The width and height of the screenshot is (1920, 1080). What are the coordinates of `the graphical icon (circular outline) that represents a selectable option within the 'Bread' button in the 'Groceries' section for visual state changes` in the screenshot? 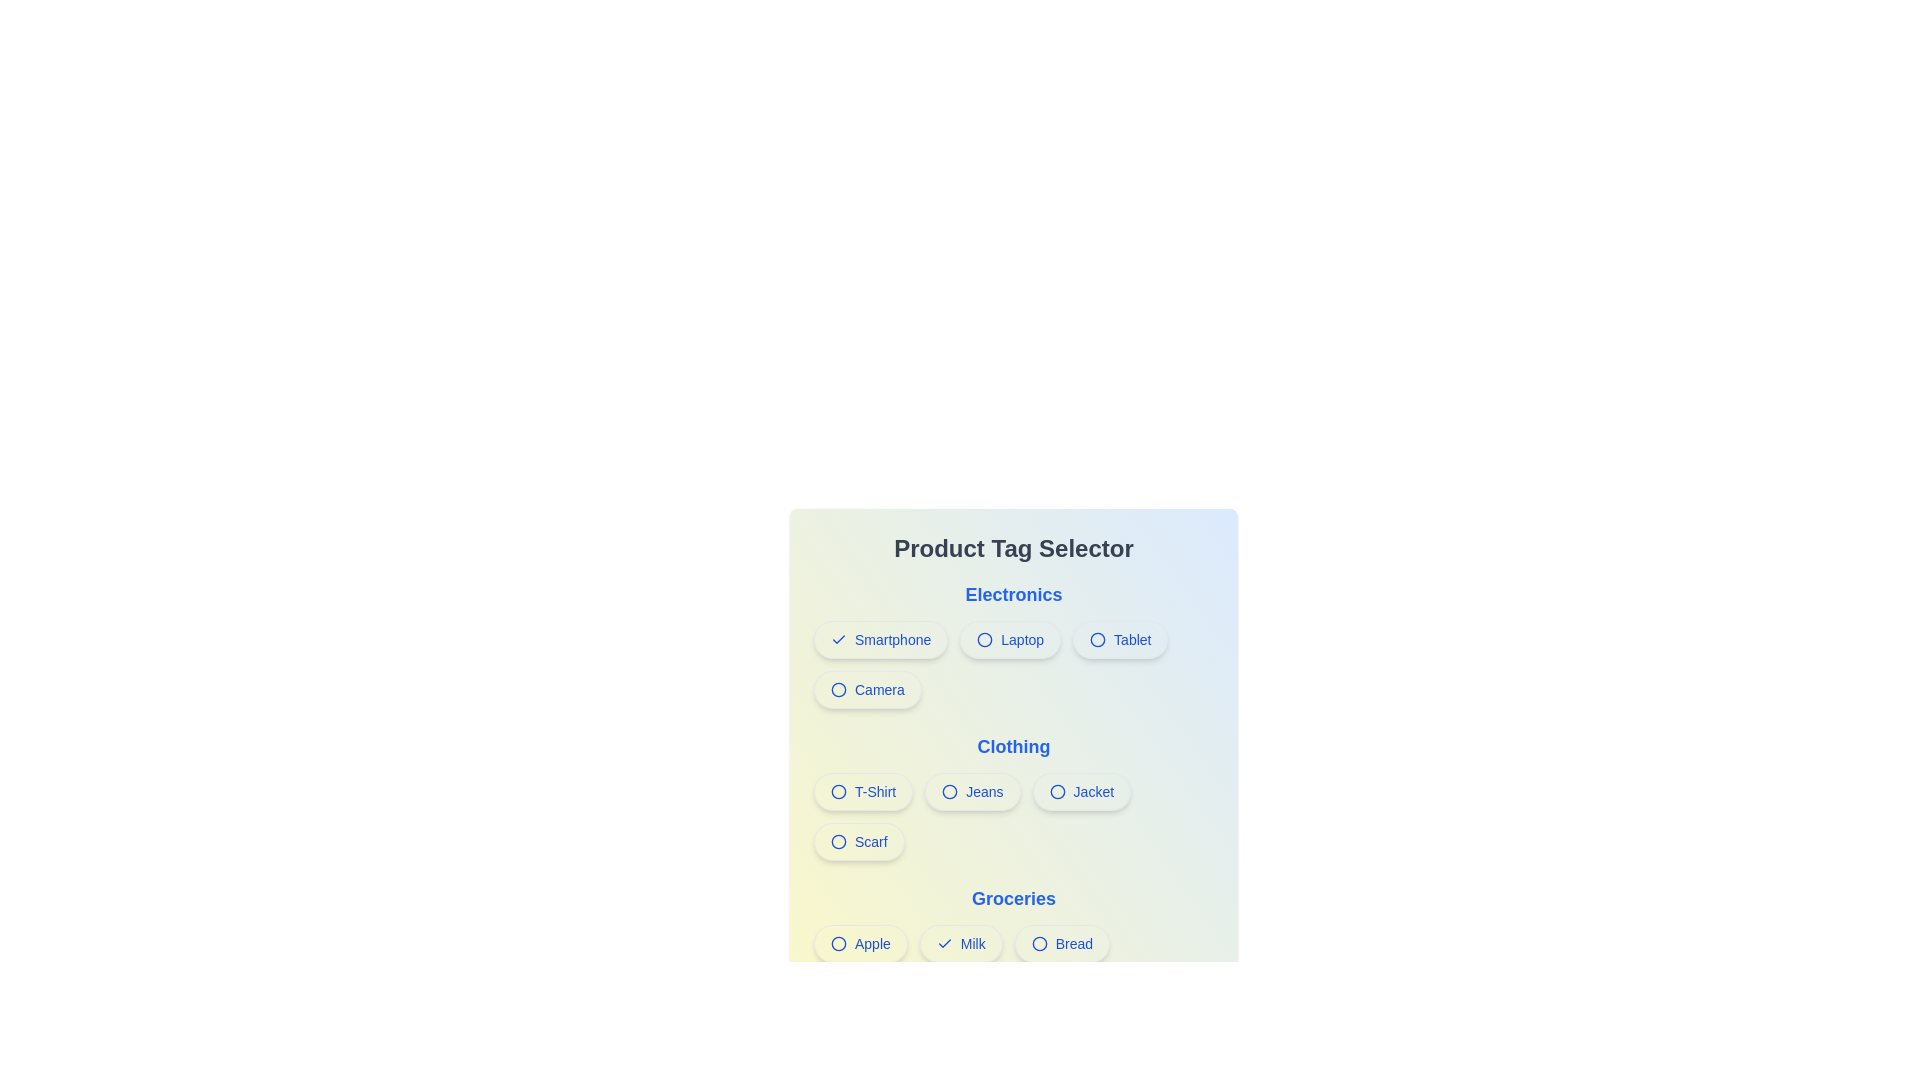 It's located at (1039, 944).